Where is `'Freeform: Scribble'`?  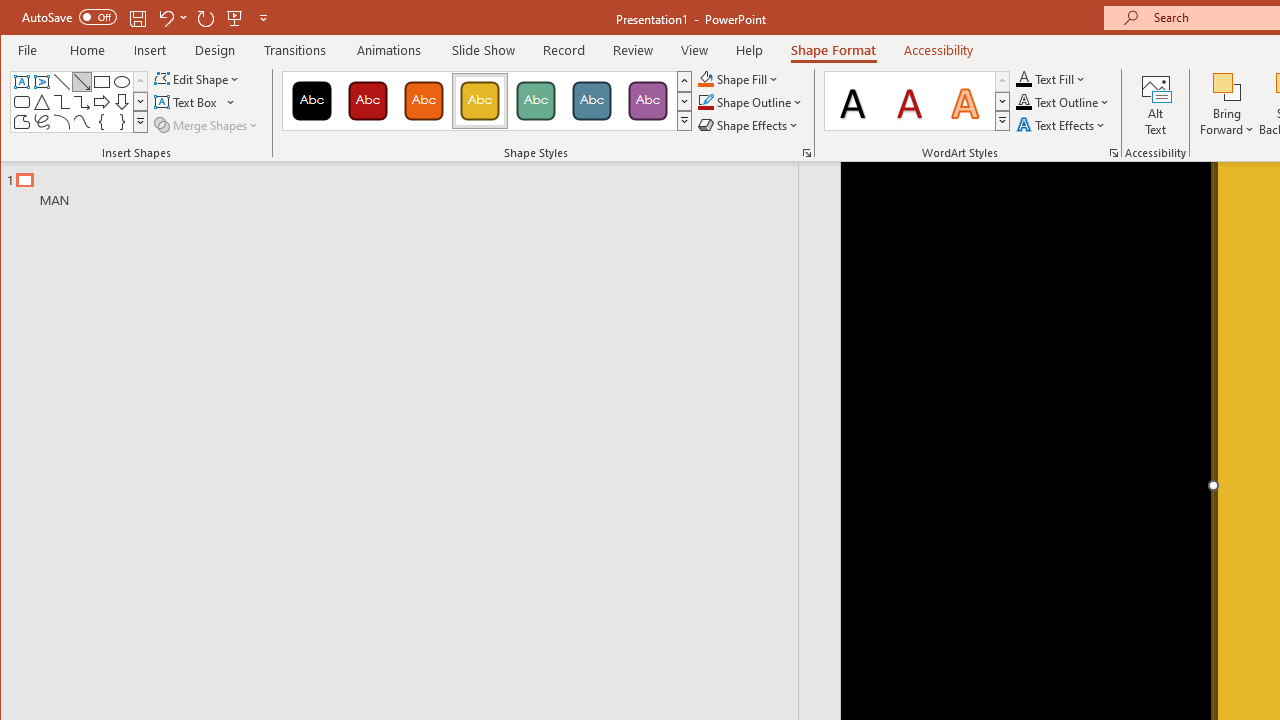
'Freeform: Scribble' is located at coordinates (42, 122).